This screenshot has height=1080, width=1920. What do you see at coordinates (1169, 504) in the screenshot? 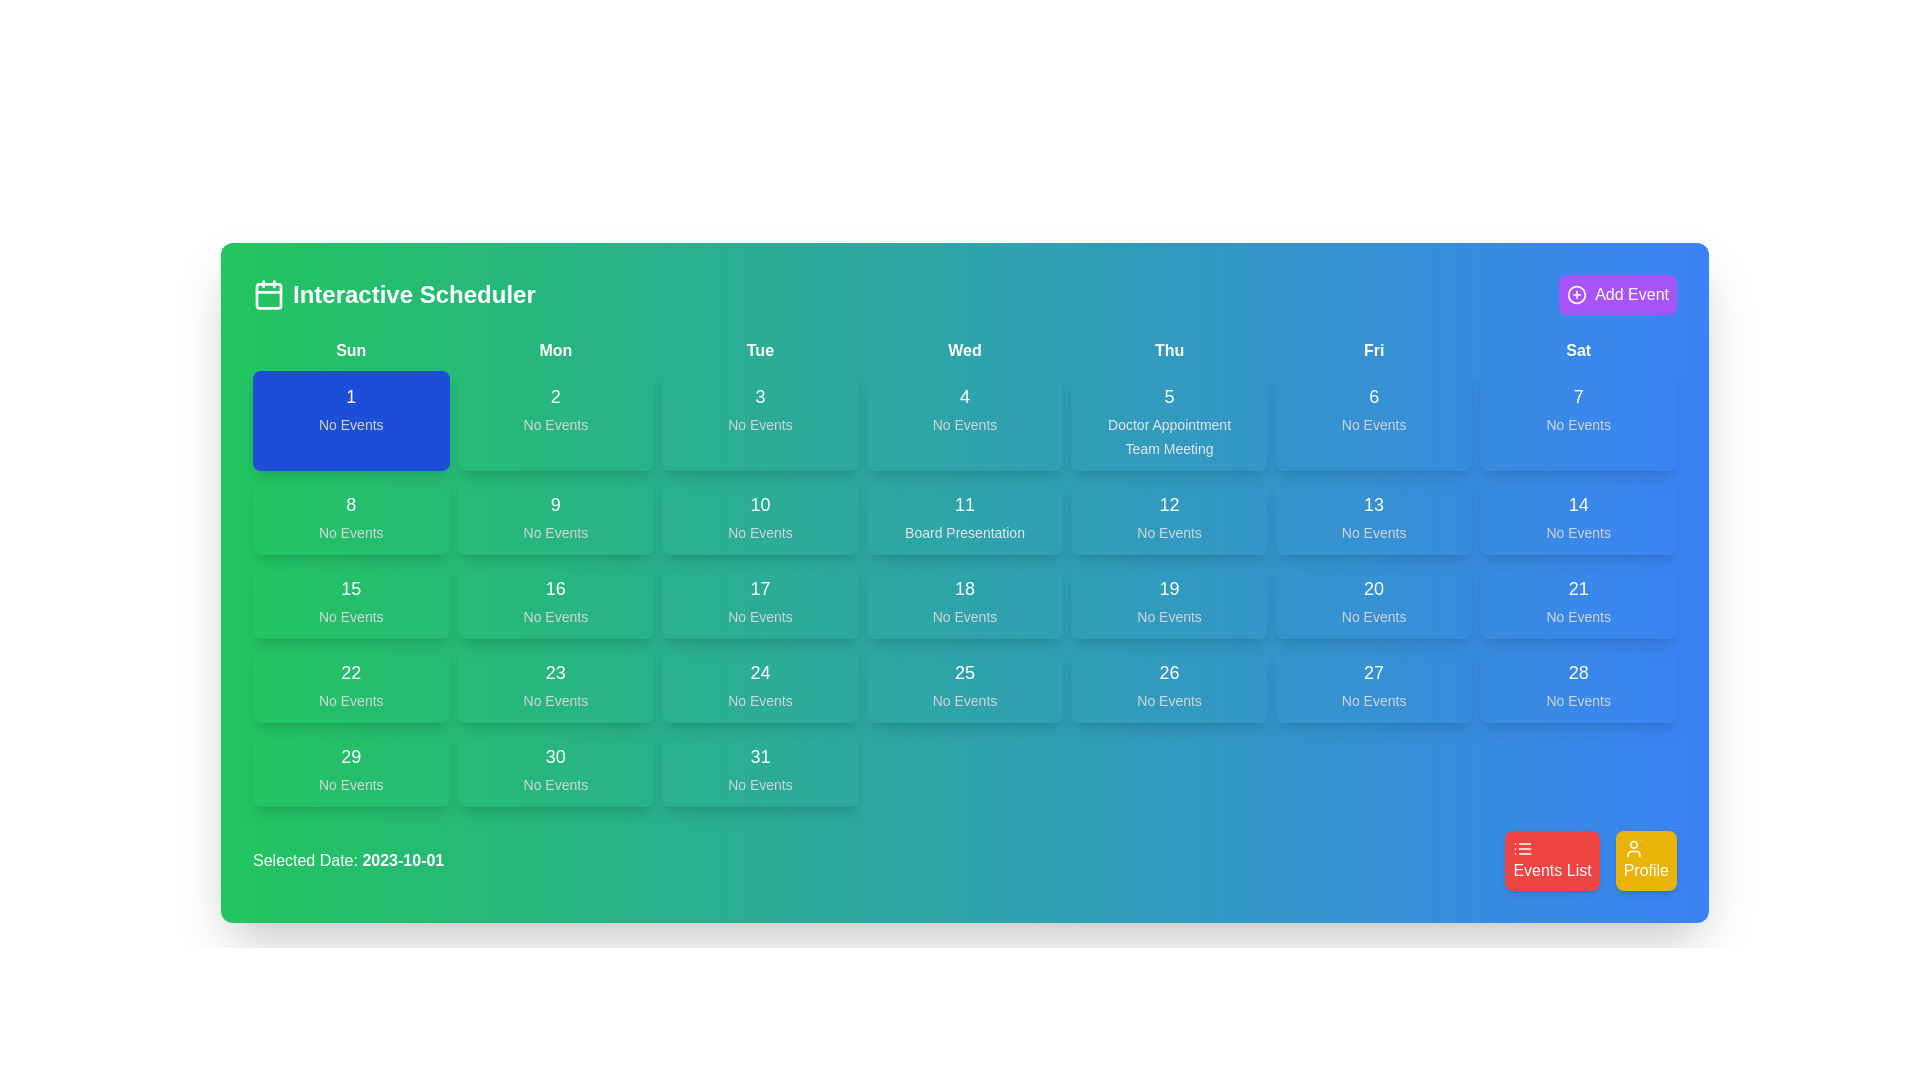
I see `the displayed number '12' on the bold text label located in the grid schedule for 'Thursday, 12th' in the 4th column and 2nd row` at bounding box center [1169, 504].